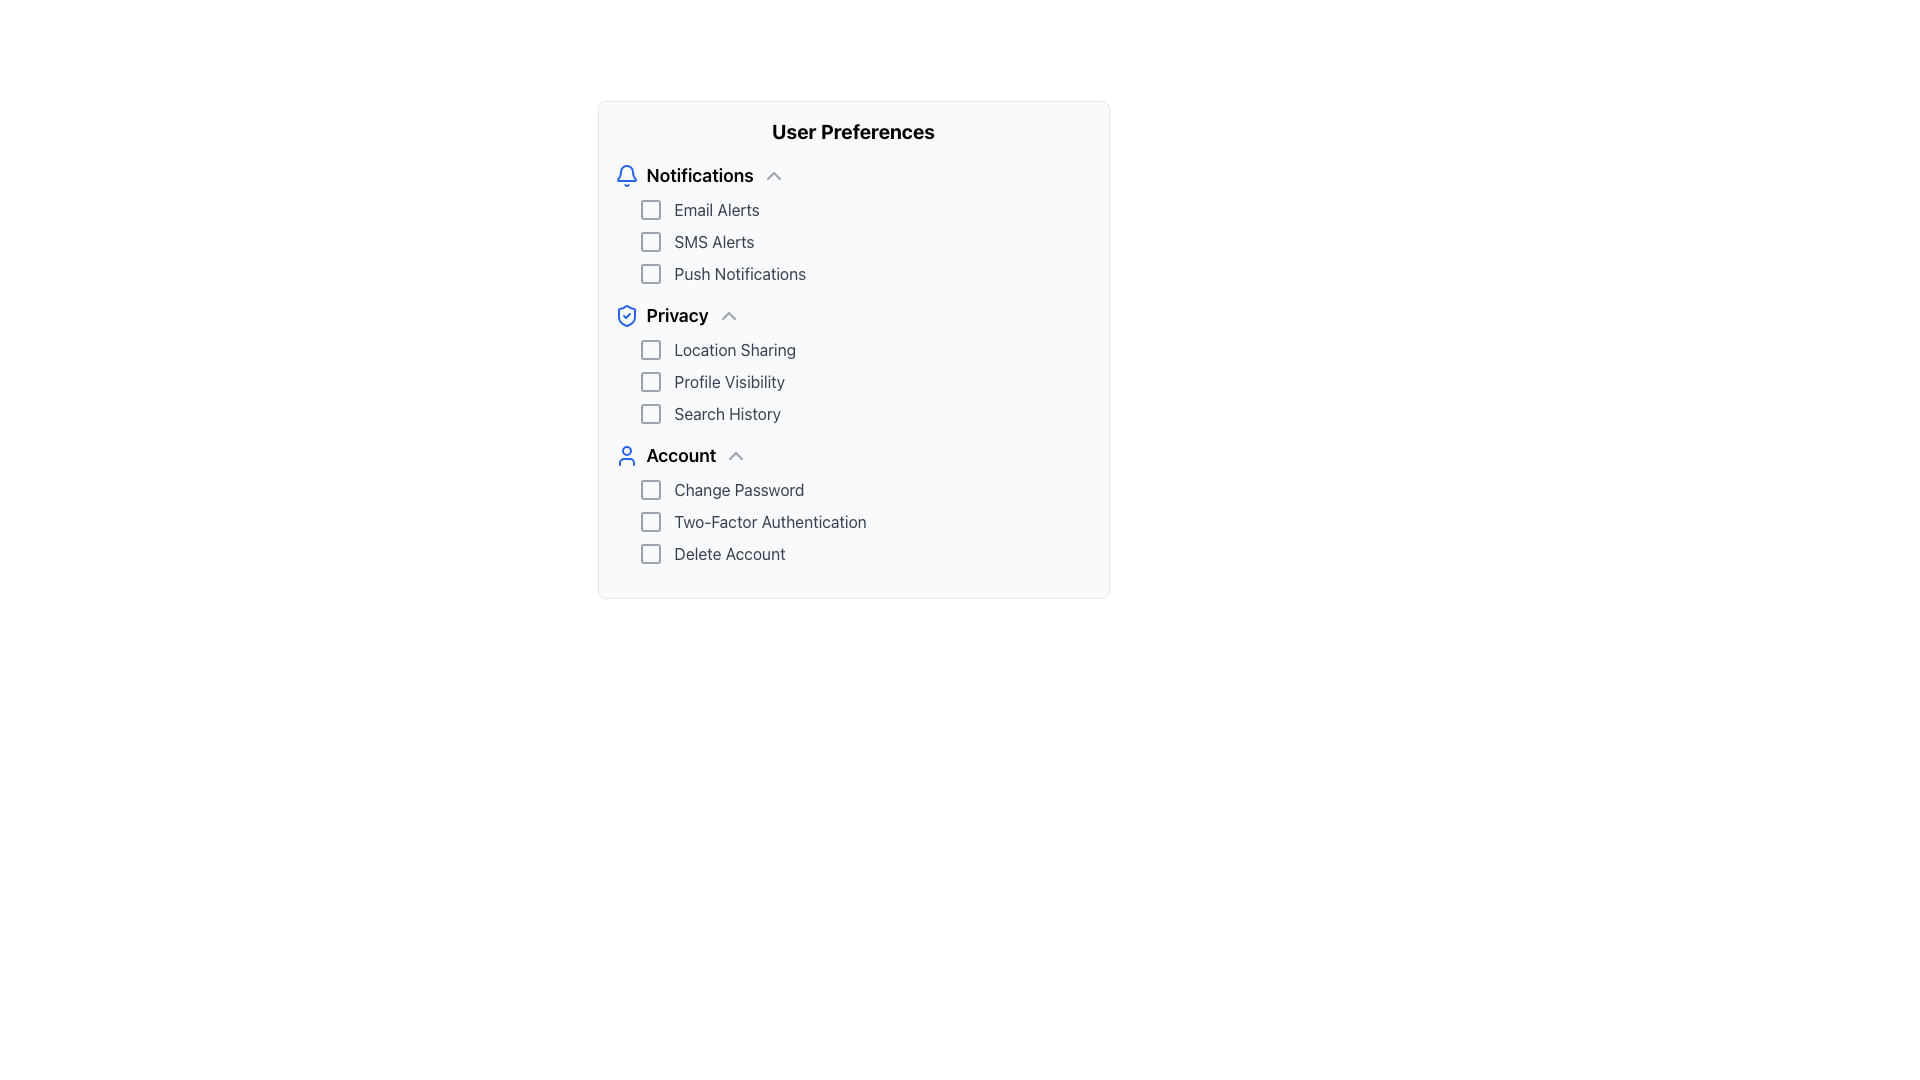  Describe the element at coordinates (650, 273) in the screenshot. I see `the checkbox located next to the 'Push Notifications' label in the 'Notifications' section of the user preferences panel` at that location.